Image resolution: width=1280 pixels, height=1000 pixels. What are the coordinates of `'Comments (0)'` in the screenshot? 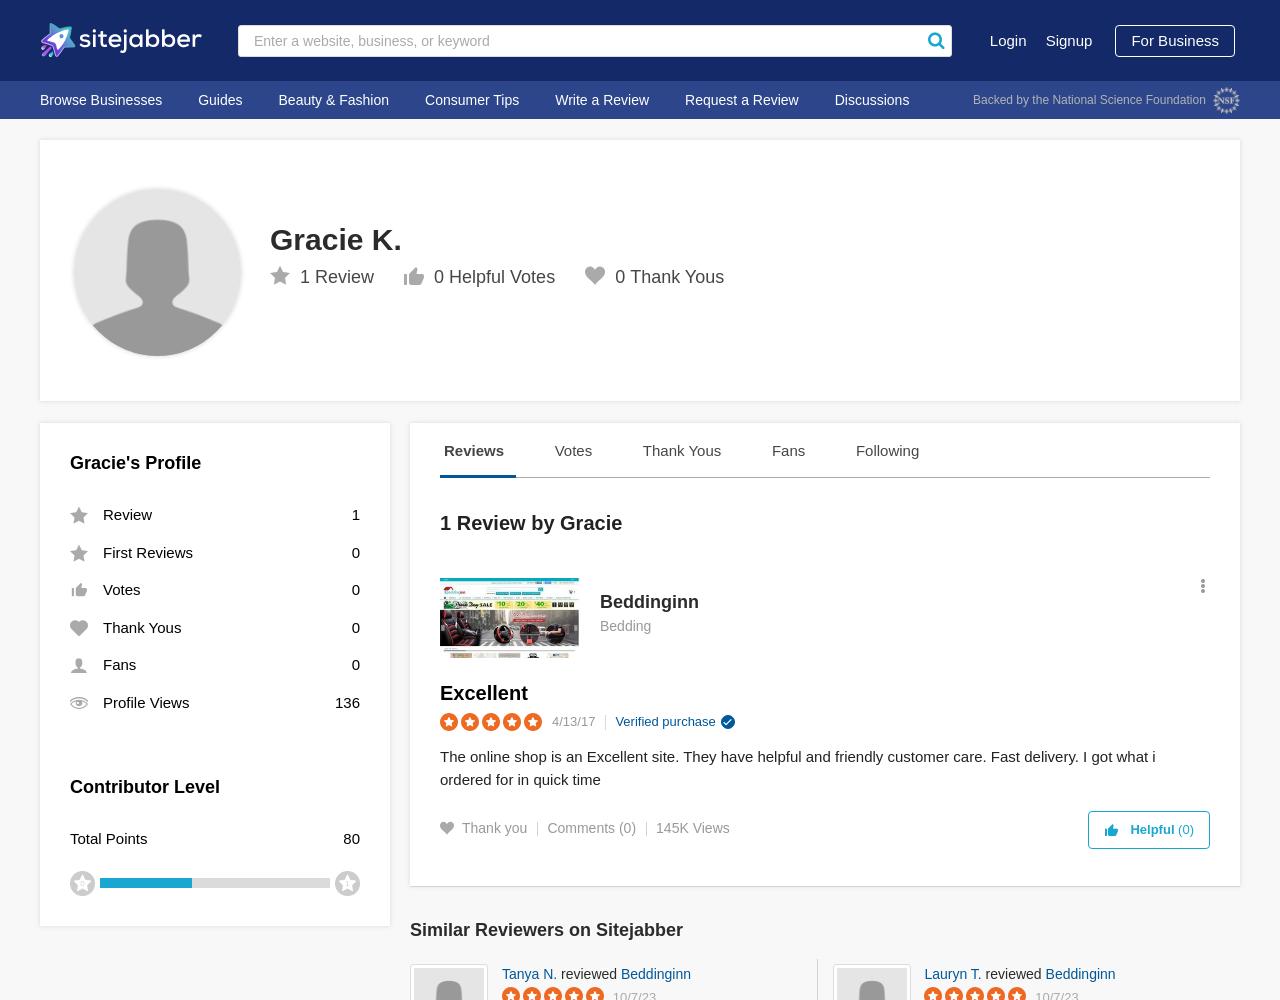 It's located at (590, 826).